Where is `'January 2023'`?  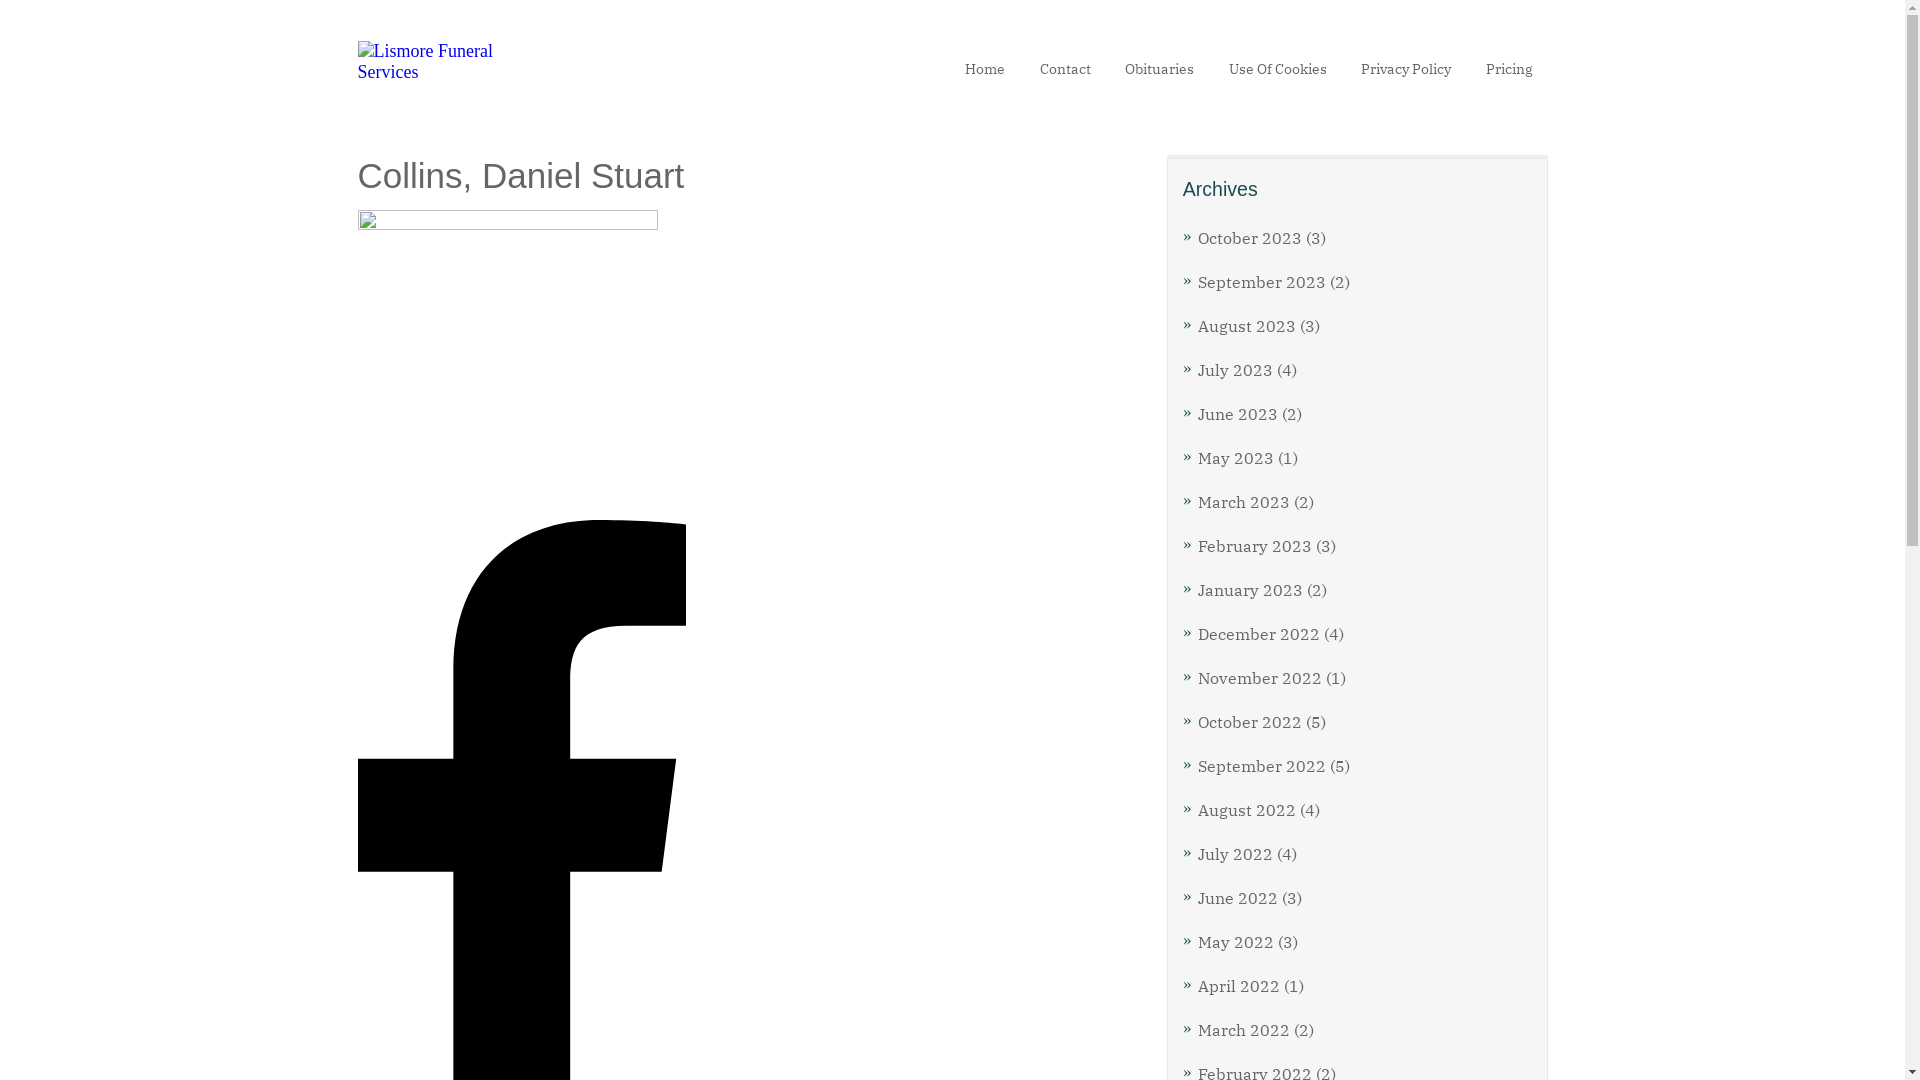
'January 2023' is located at coordinates (1198, 589).